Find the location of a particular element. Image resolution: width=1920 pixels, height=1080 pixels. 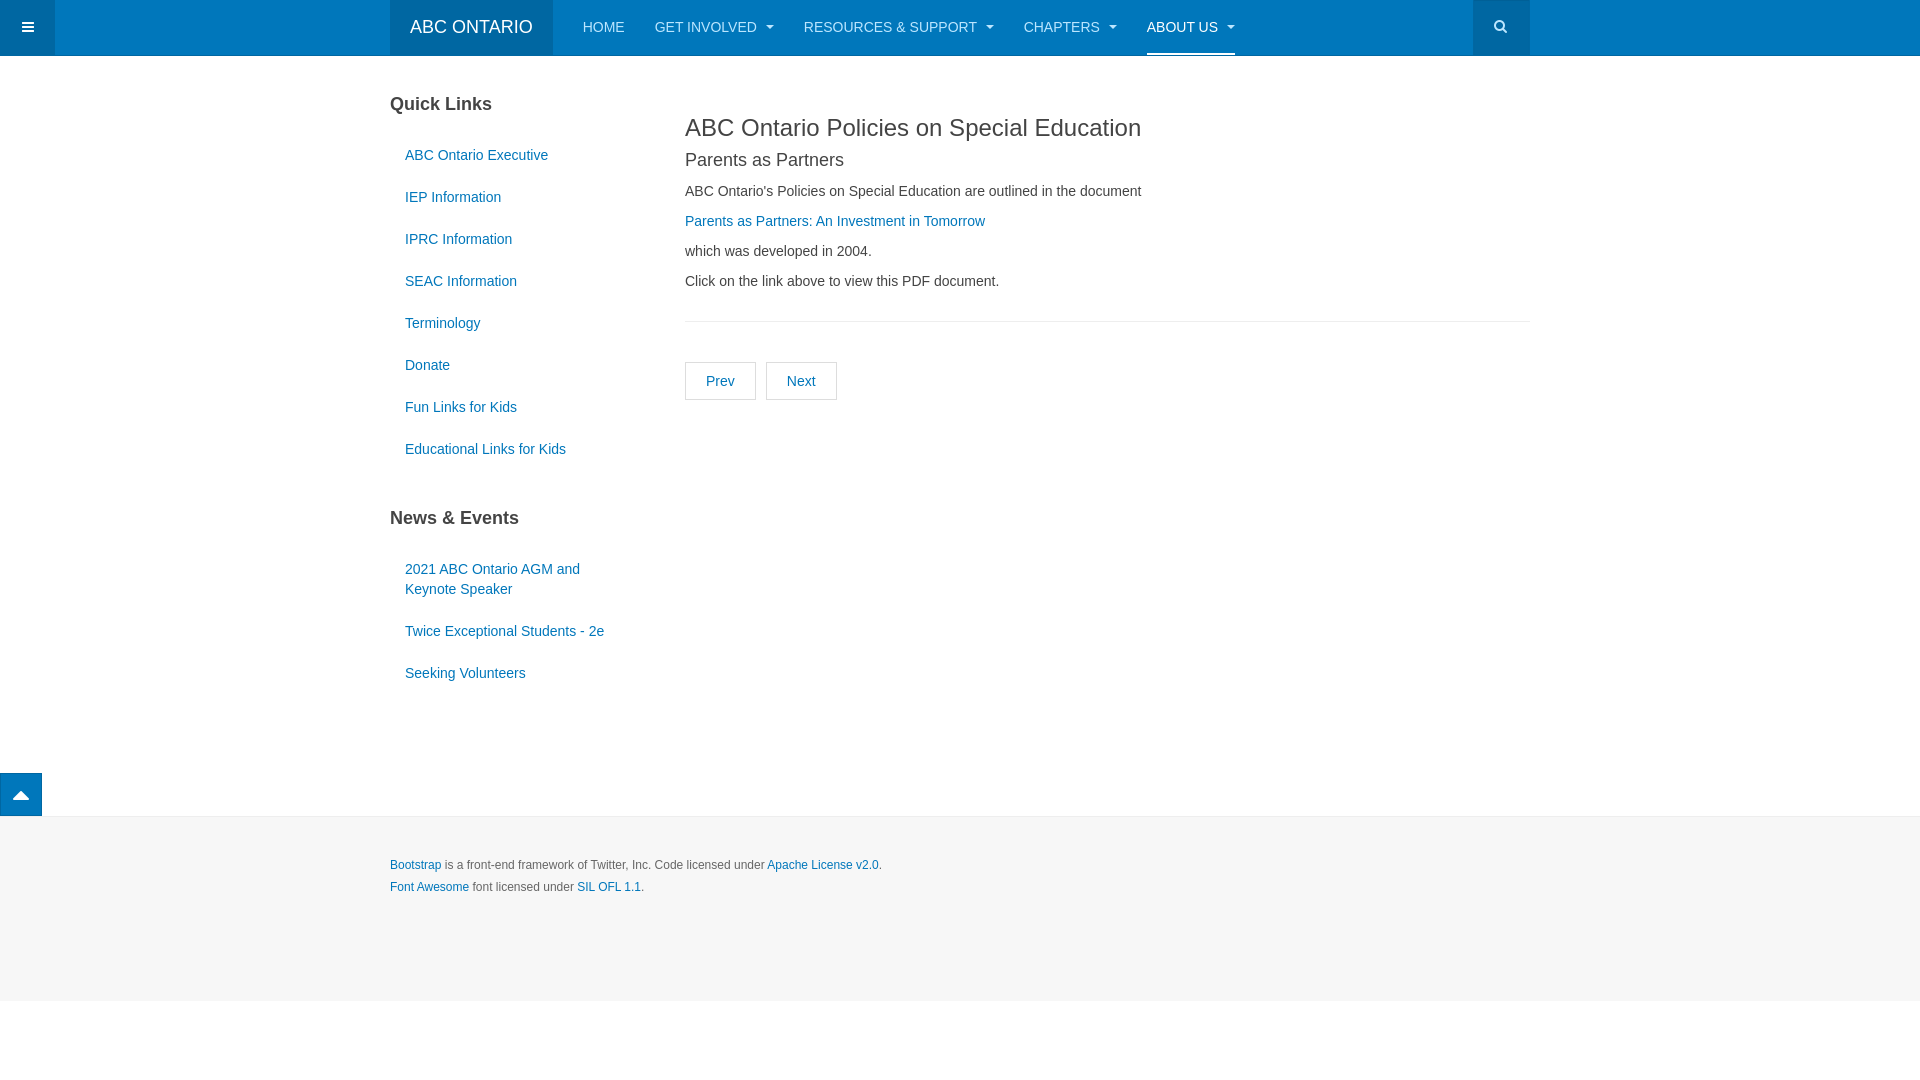

'SEAC Information' is located at coordinates (517, 281).